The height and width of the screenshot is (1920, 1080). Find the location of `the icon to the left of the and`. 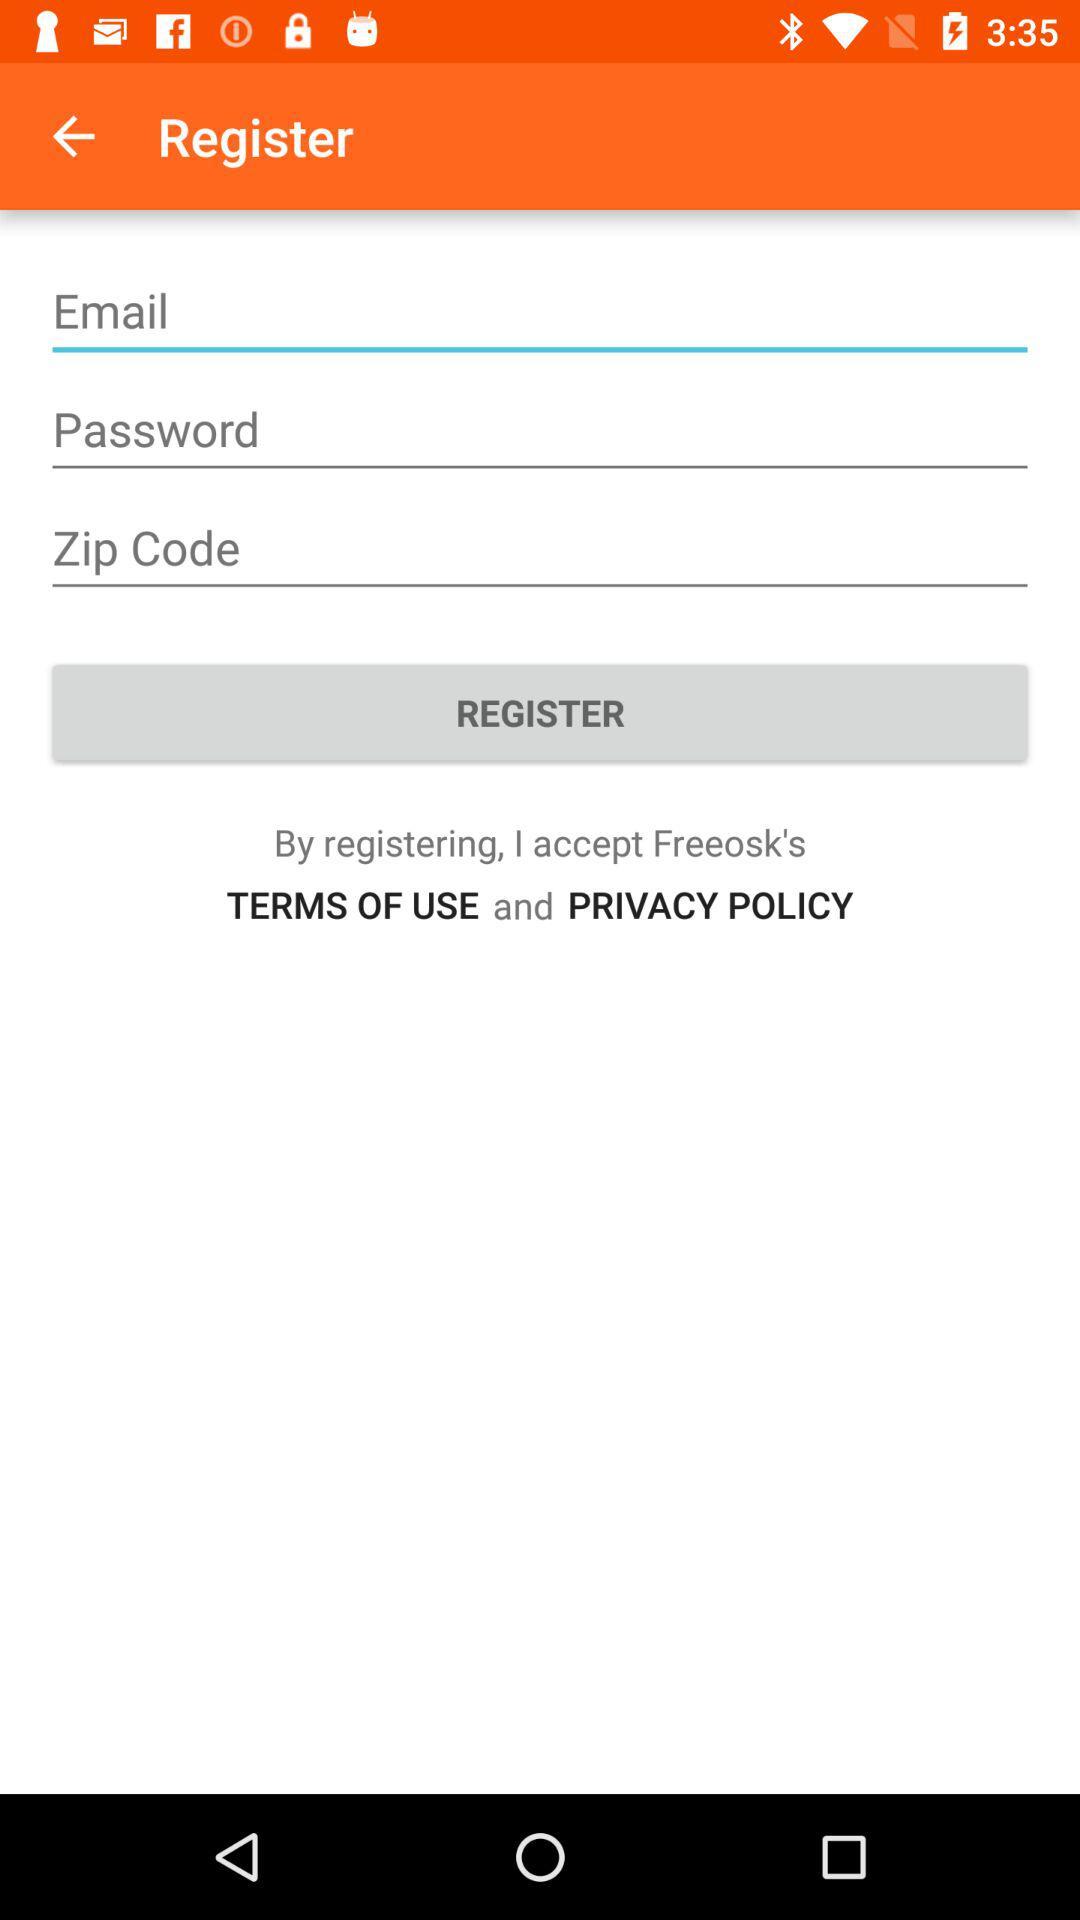

the icon to the left of the and is located at coordinates (351, 903).